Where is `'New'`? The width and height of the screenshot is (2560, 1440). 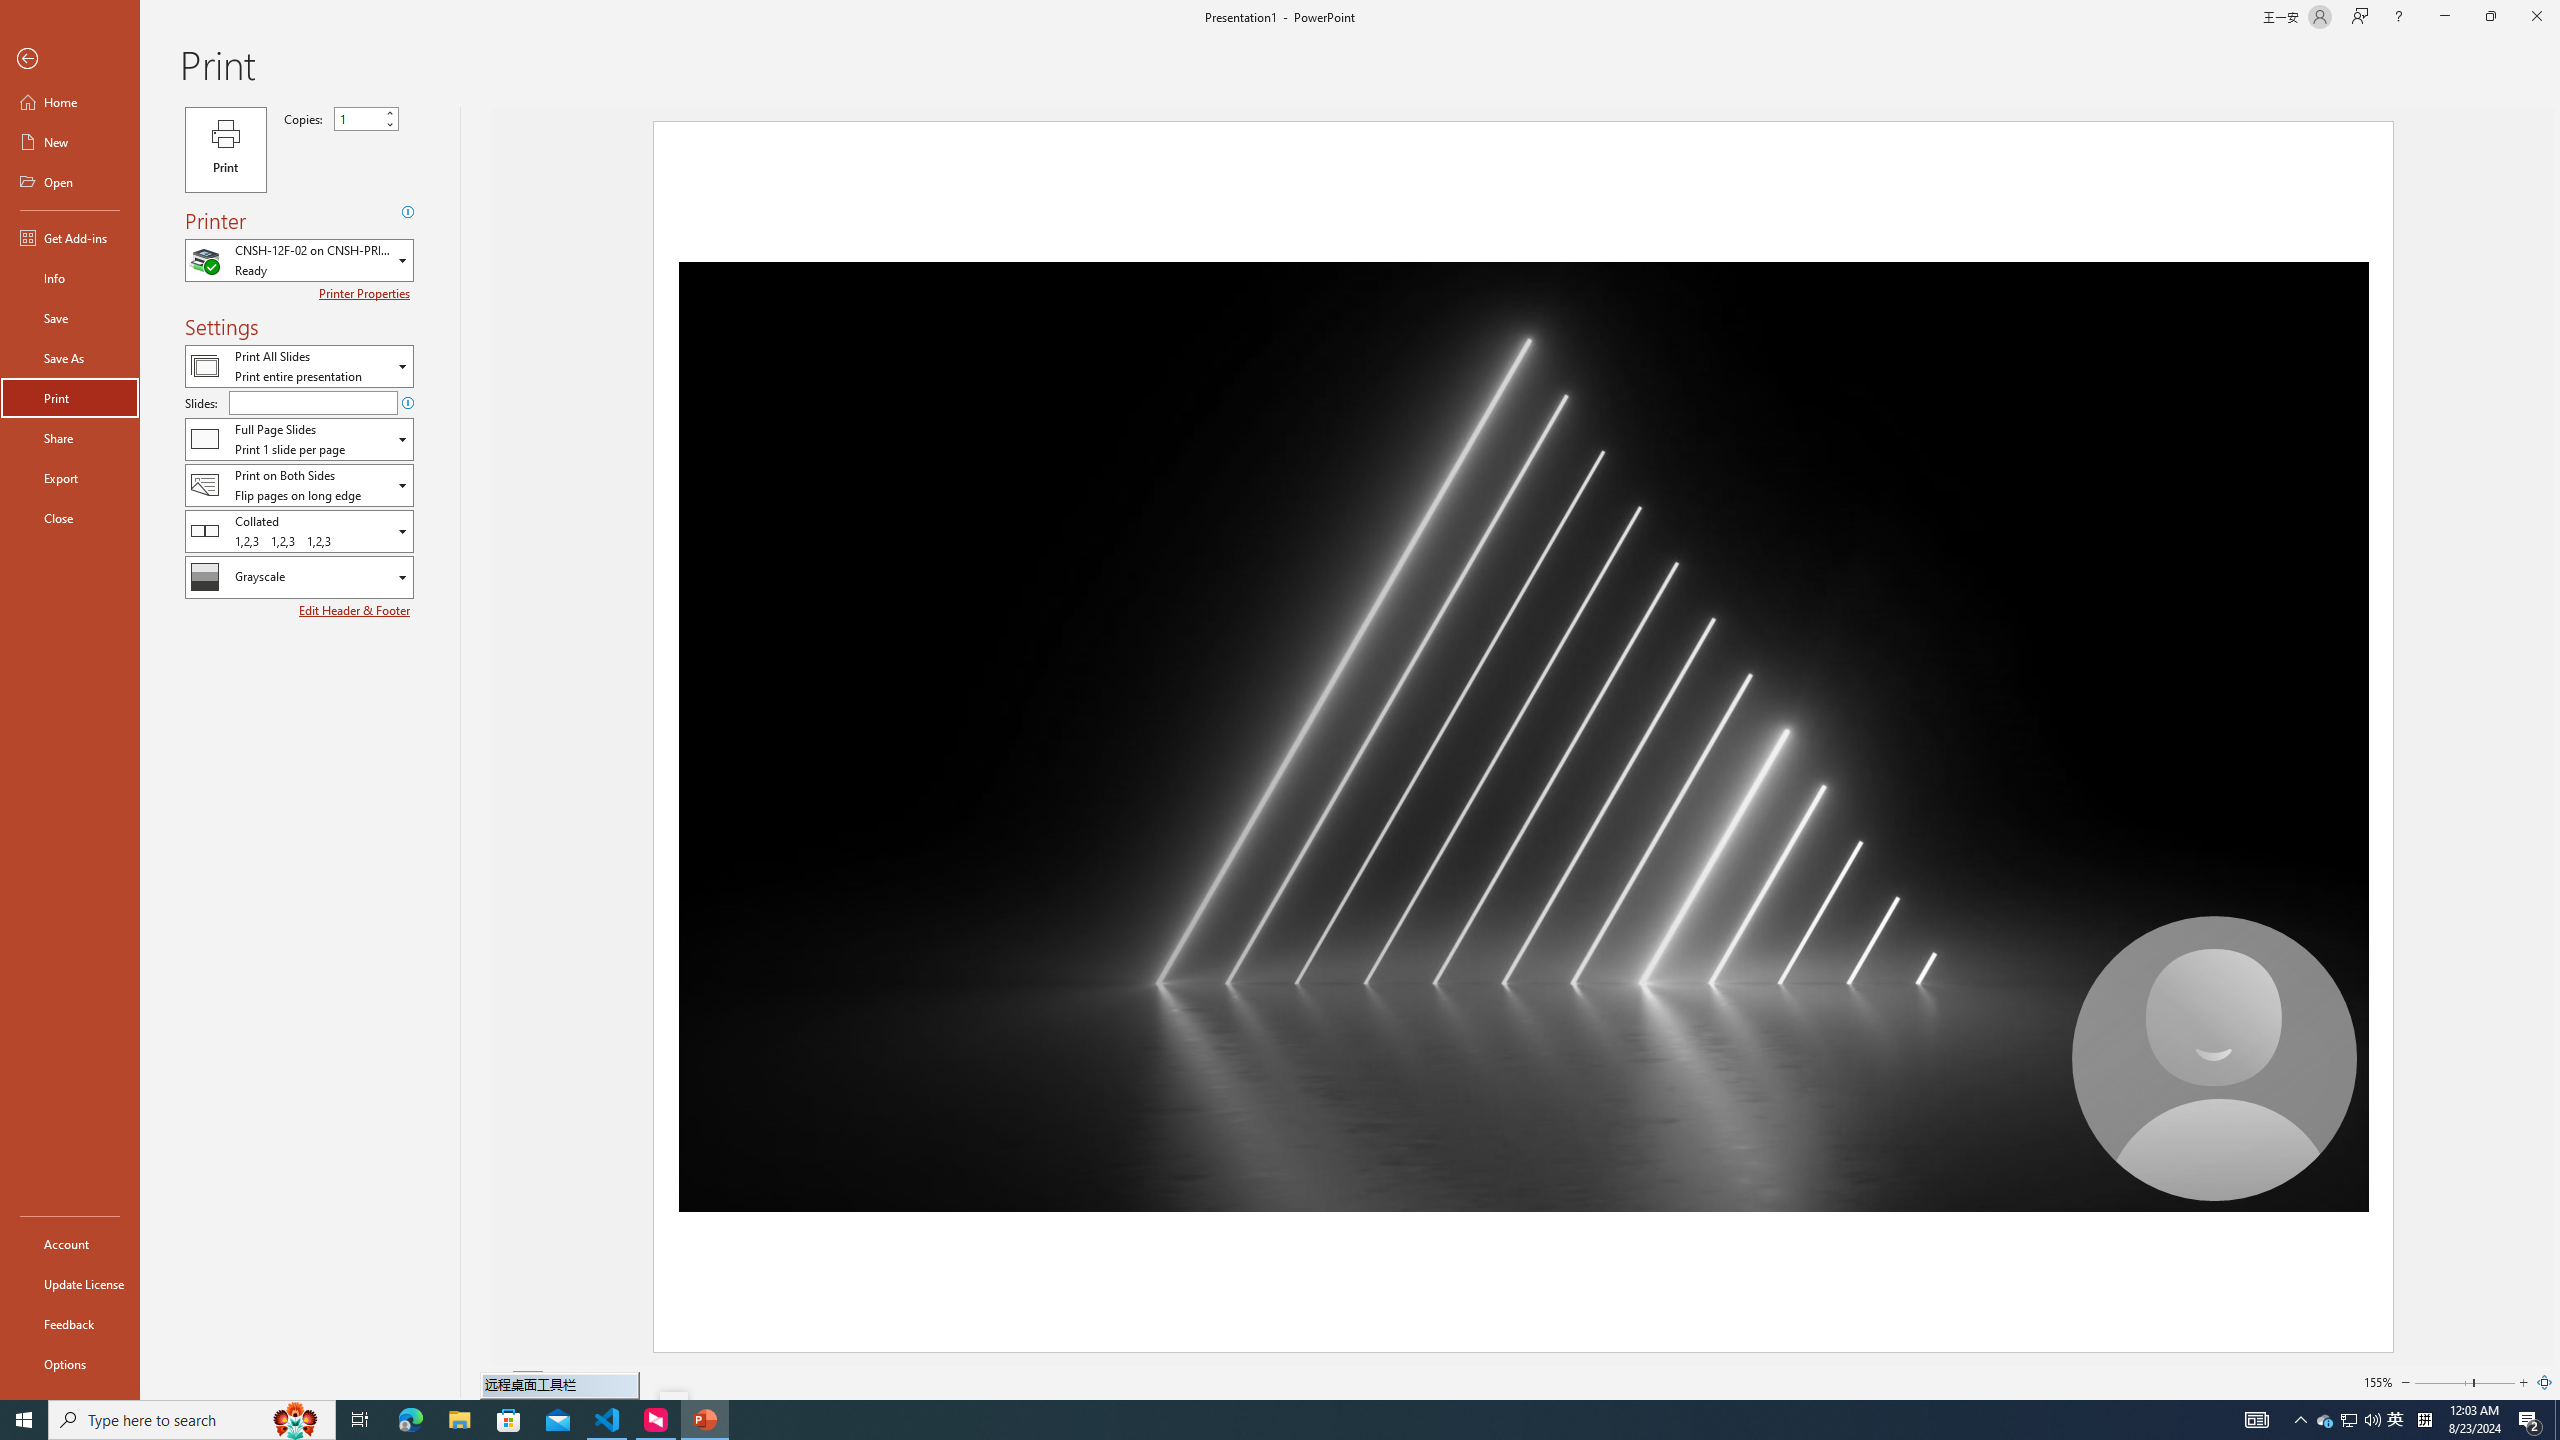
'New' is located at coordinates (69, 141).